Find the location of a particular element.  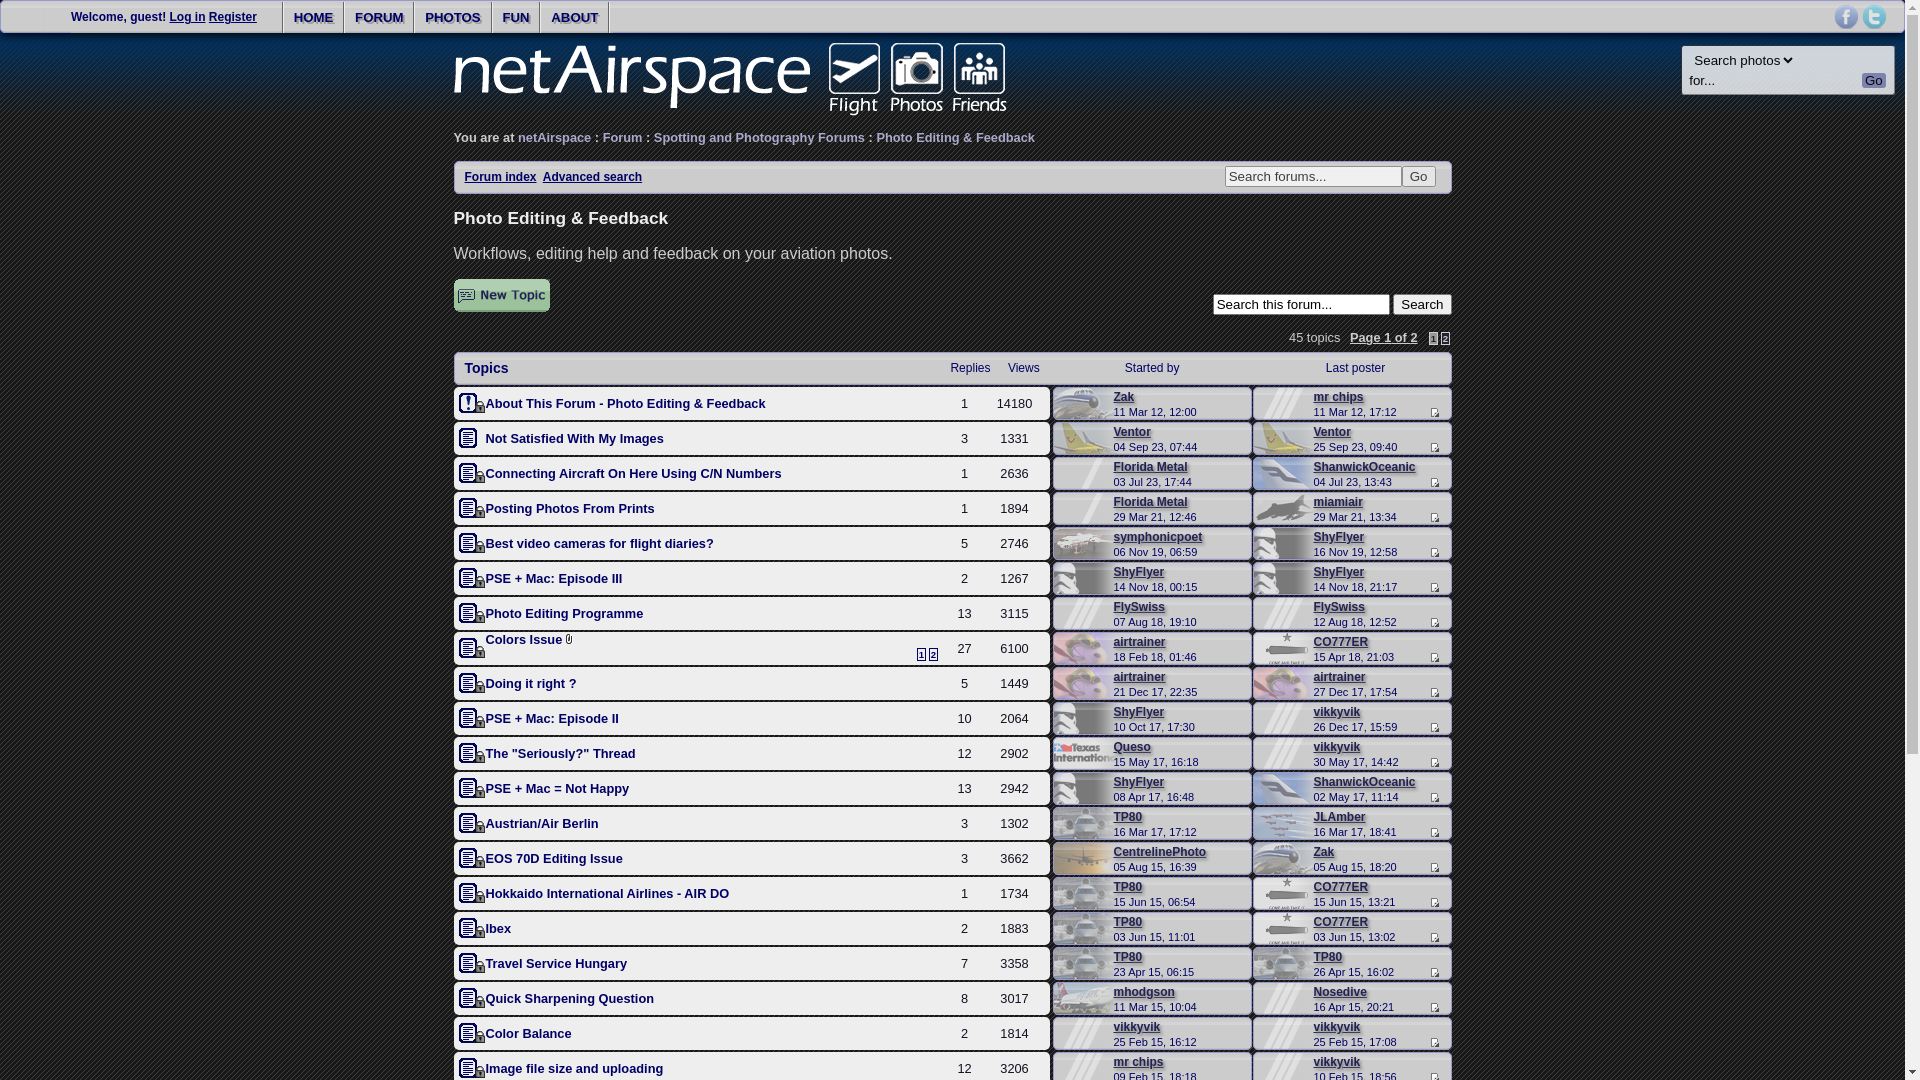

'FORUM' is located at coordinates (379, 17).